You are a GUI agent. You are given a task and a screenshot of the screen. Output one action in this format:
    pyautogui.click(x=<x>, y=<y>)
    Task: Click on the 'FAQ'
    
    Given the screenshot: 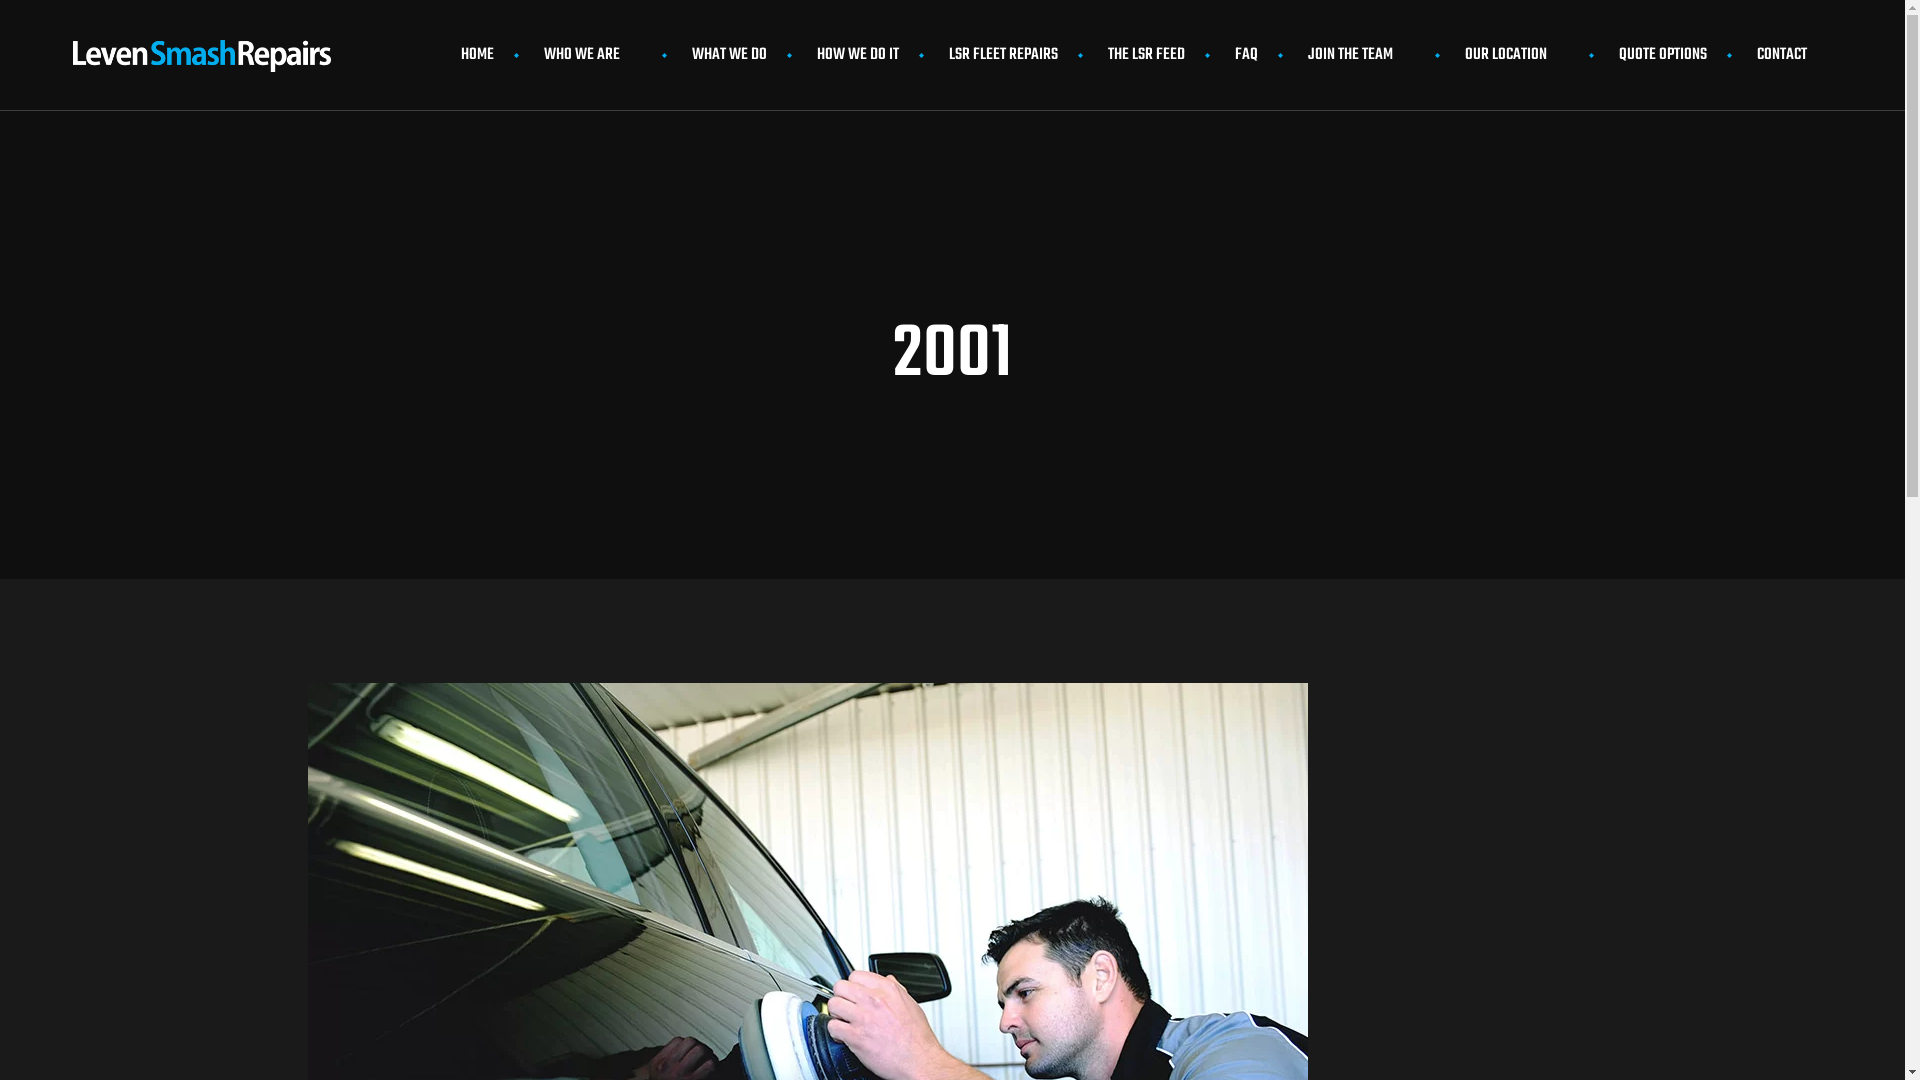 What is the action you would take?
    pyautogui.click(x=1208, y=53)
    